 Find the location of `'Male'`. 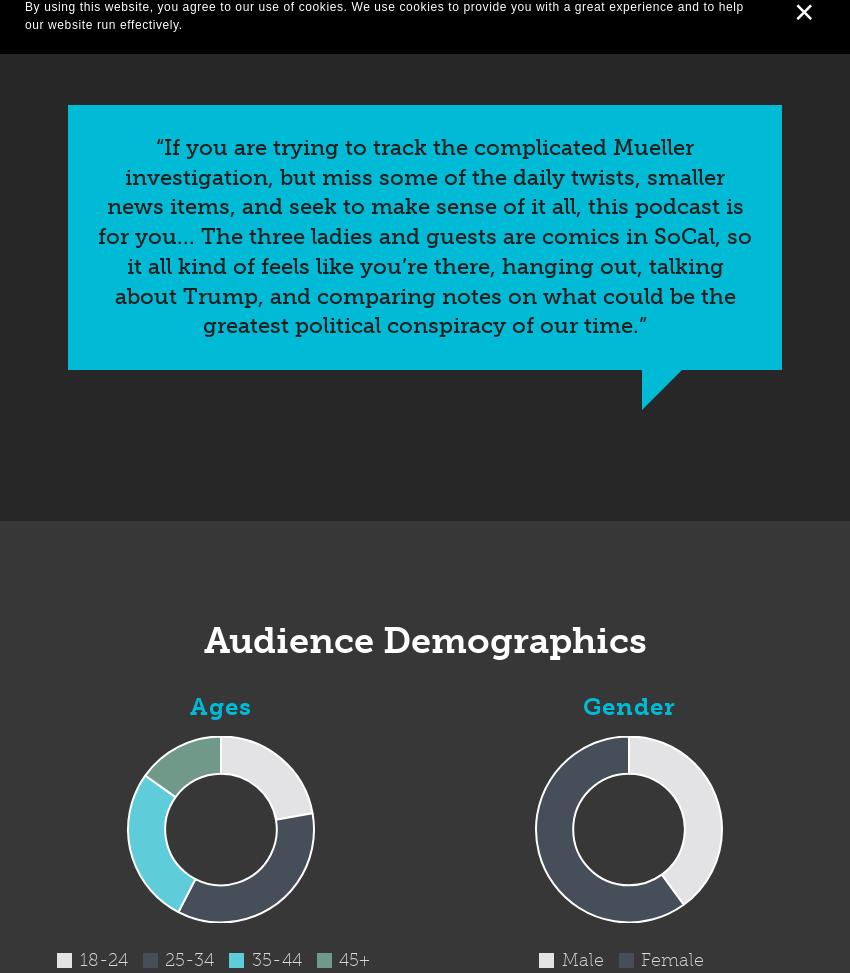

'Male' is located at coordinates (581, 958).